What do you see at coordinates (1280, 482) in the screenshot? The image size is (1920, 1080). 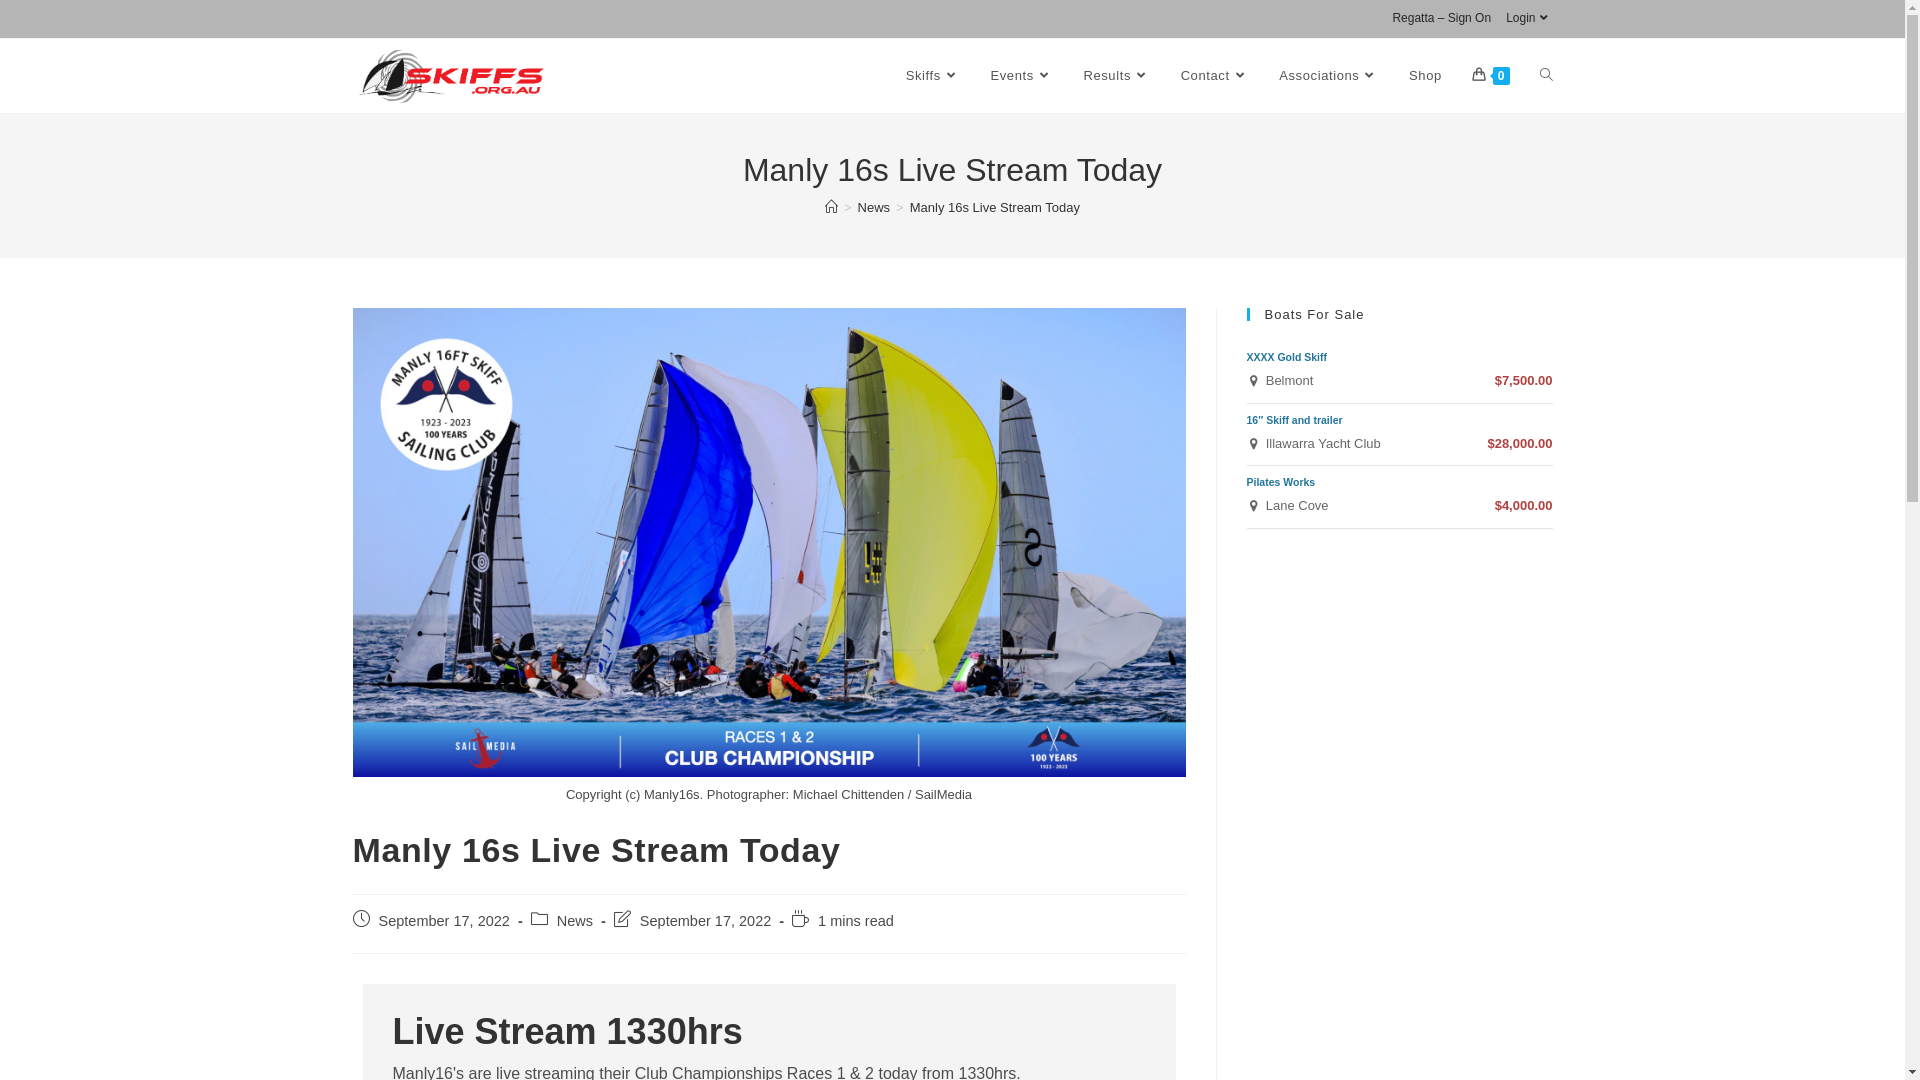 I see `'Pilates Works'` at bounding box center [1280, 482].